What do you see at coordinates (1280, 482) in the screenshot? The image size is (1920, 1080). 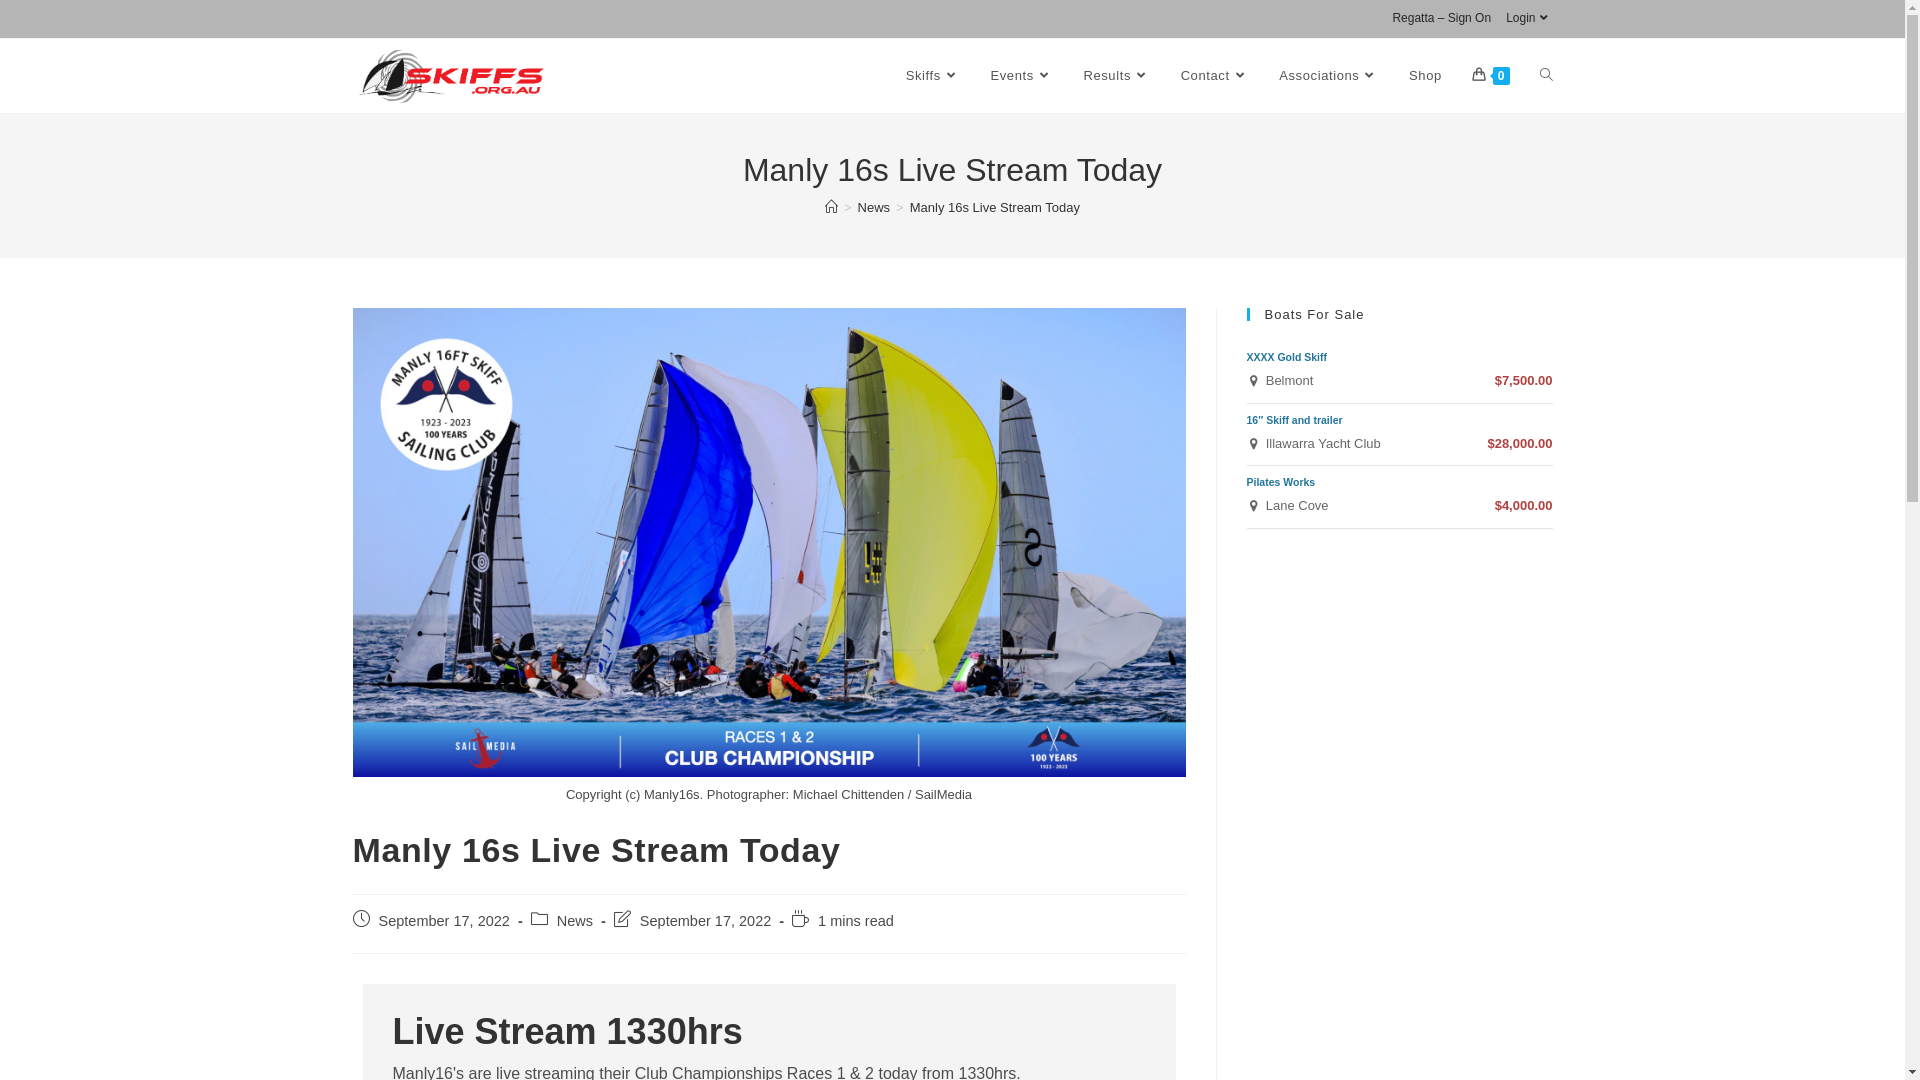 I see `'Pilates Works'` at bounding box center [1280, 482].